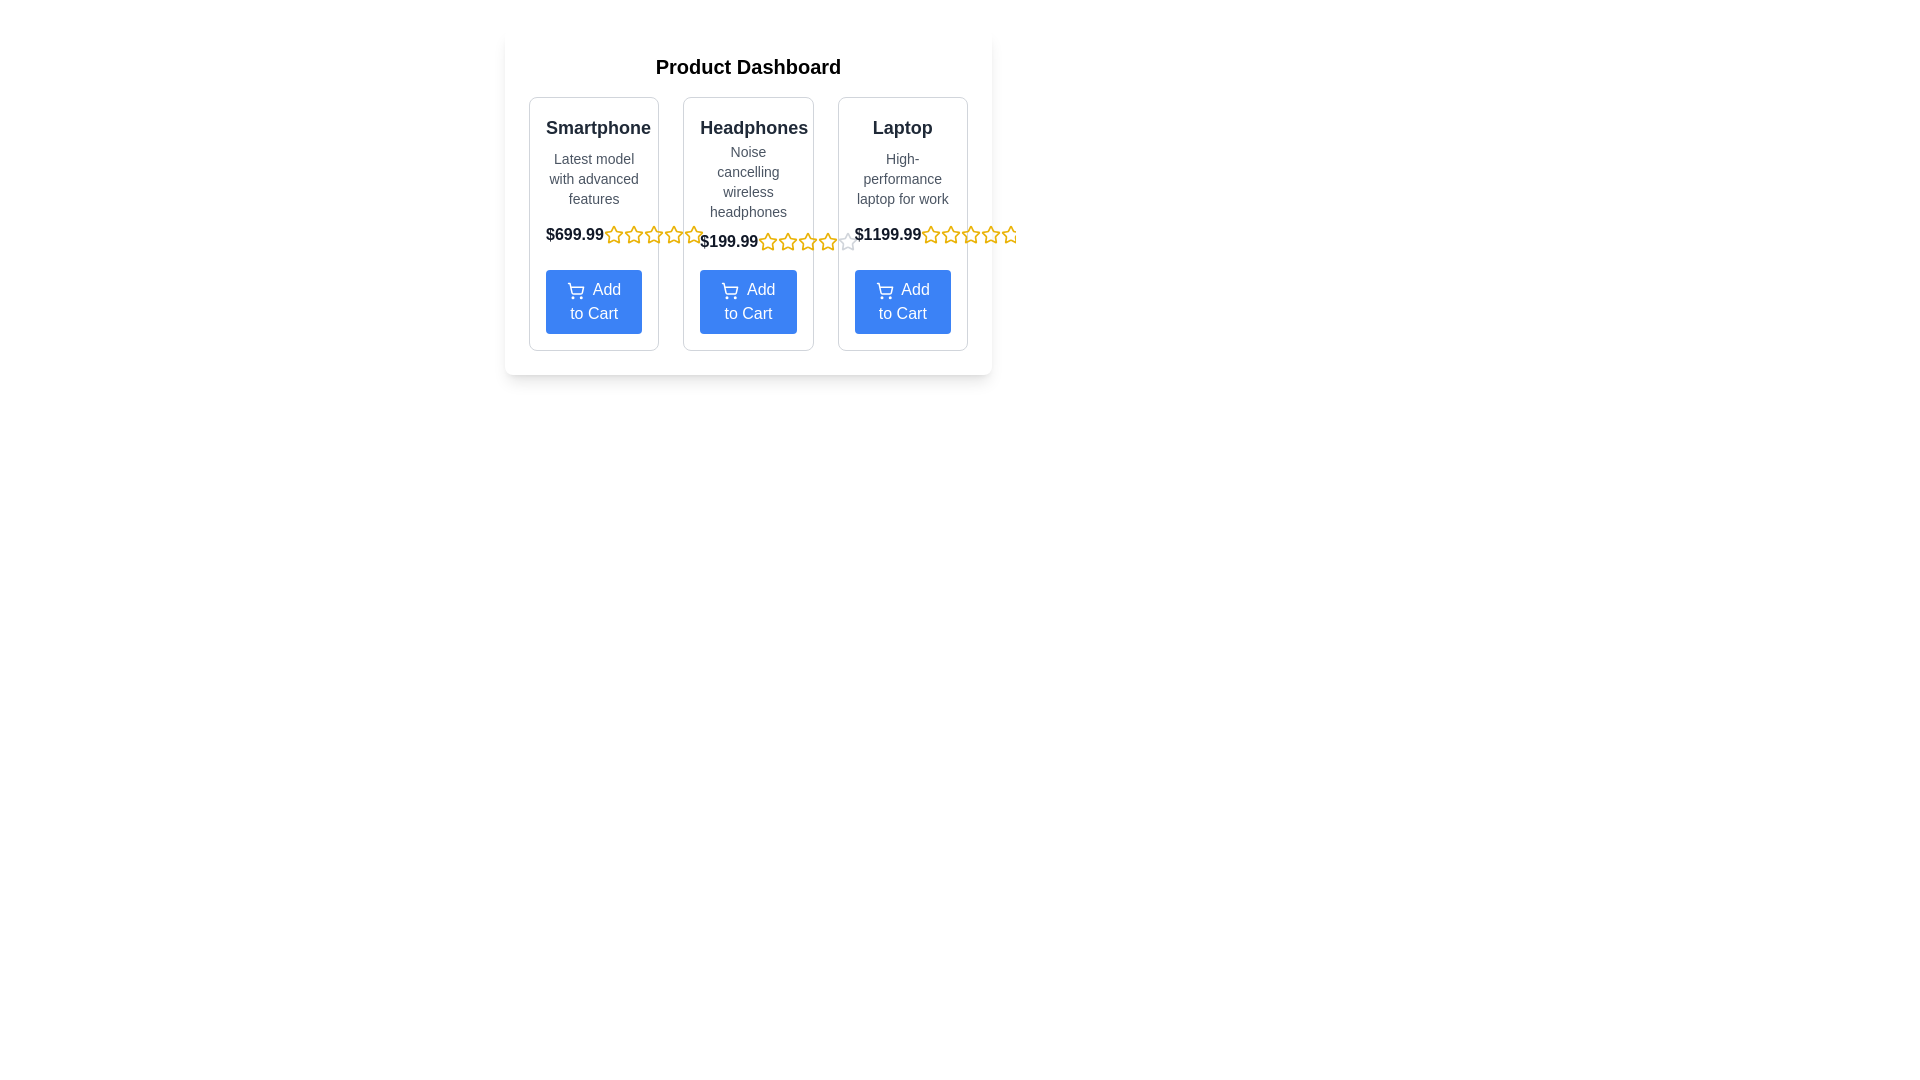  Describe the element at coordinates (950, 234) in the screenshot. I see `the third star icon in the star rating system for the 'Laptop' product, located on the right side of the interface` at that location.